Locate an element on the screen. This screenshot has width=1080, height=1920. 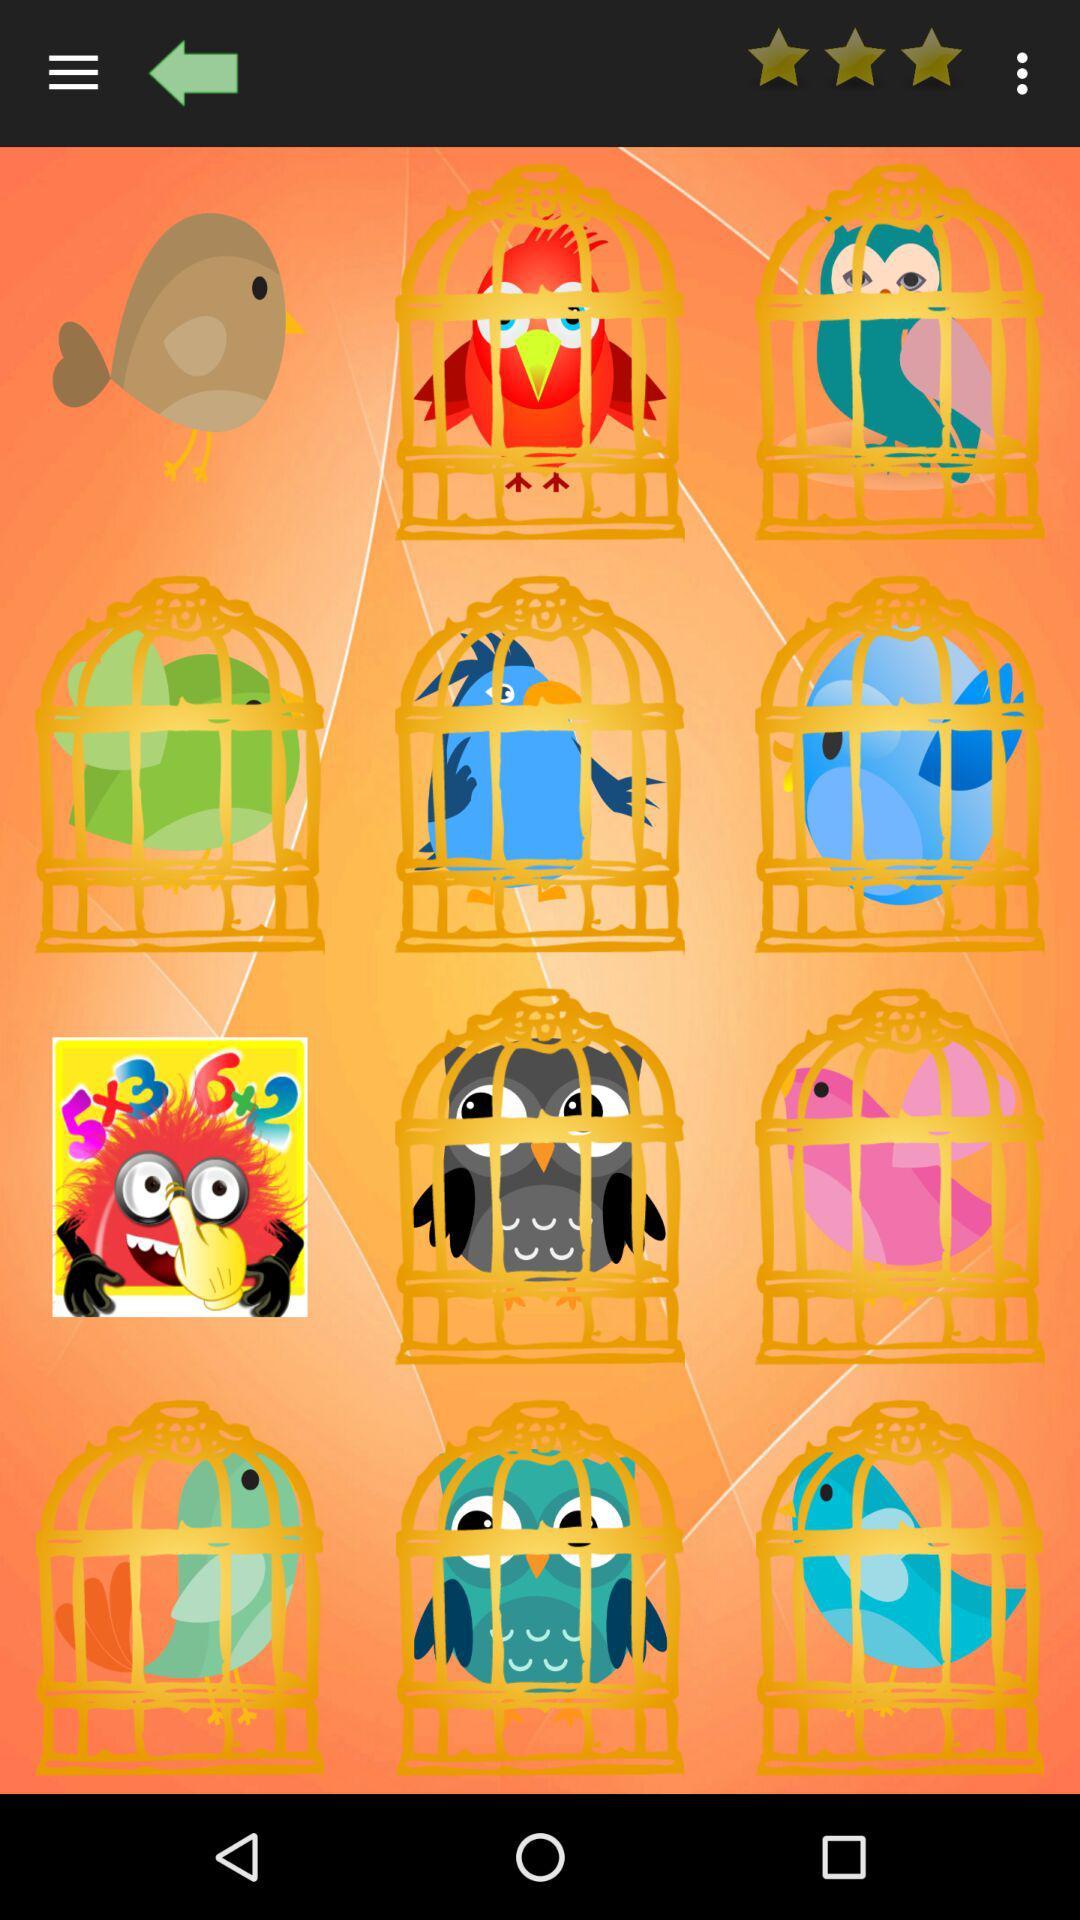
go back is located at coordinates (193, 73).